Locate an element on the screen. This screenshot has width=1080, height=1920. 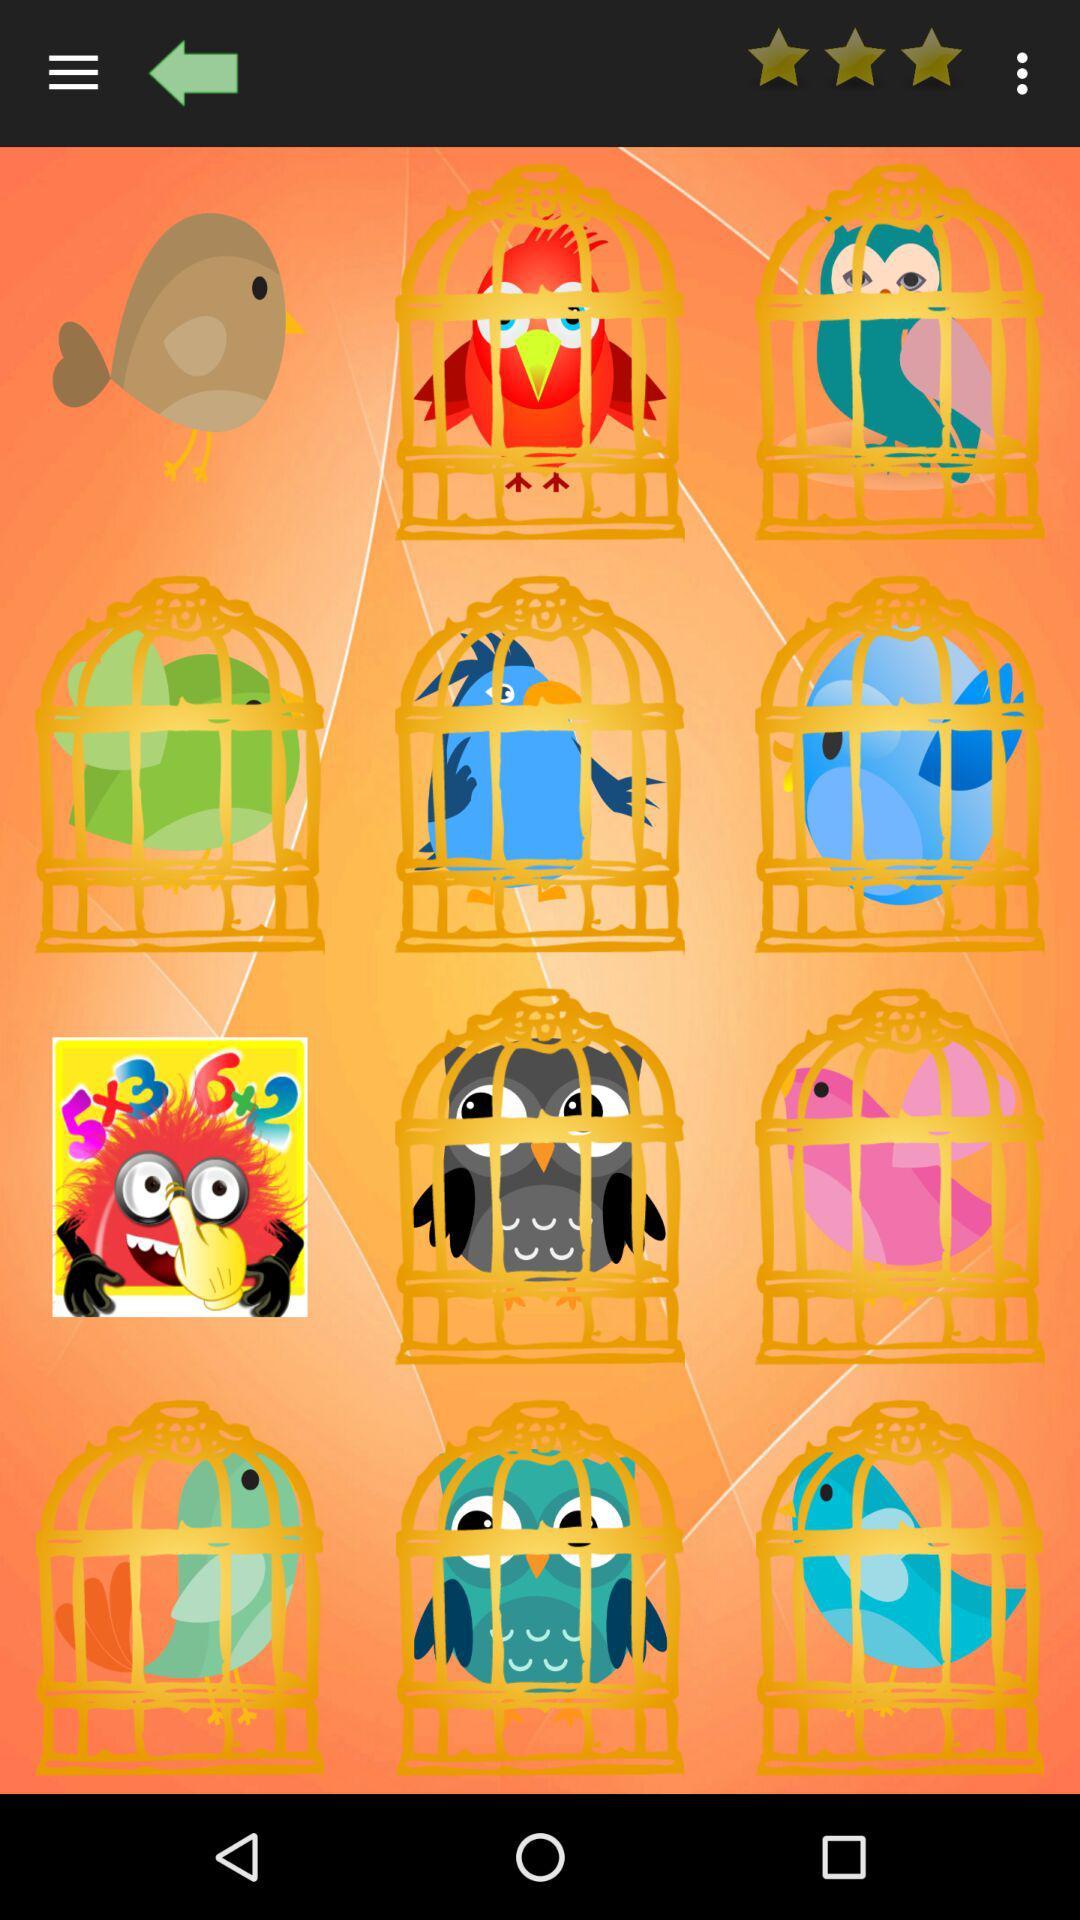
go back is located at coordinates (193, 73).